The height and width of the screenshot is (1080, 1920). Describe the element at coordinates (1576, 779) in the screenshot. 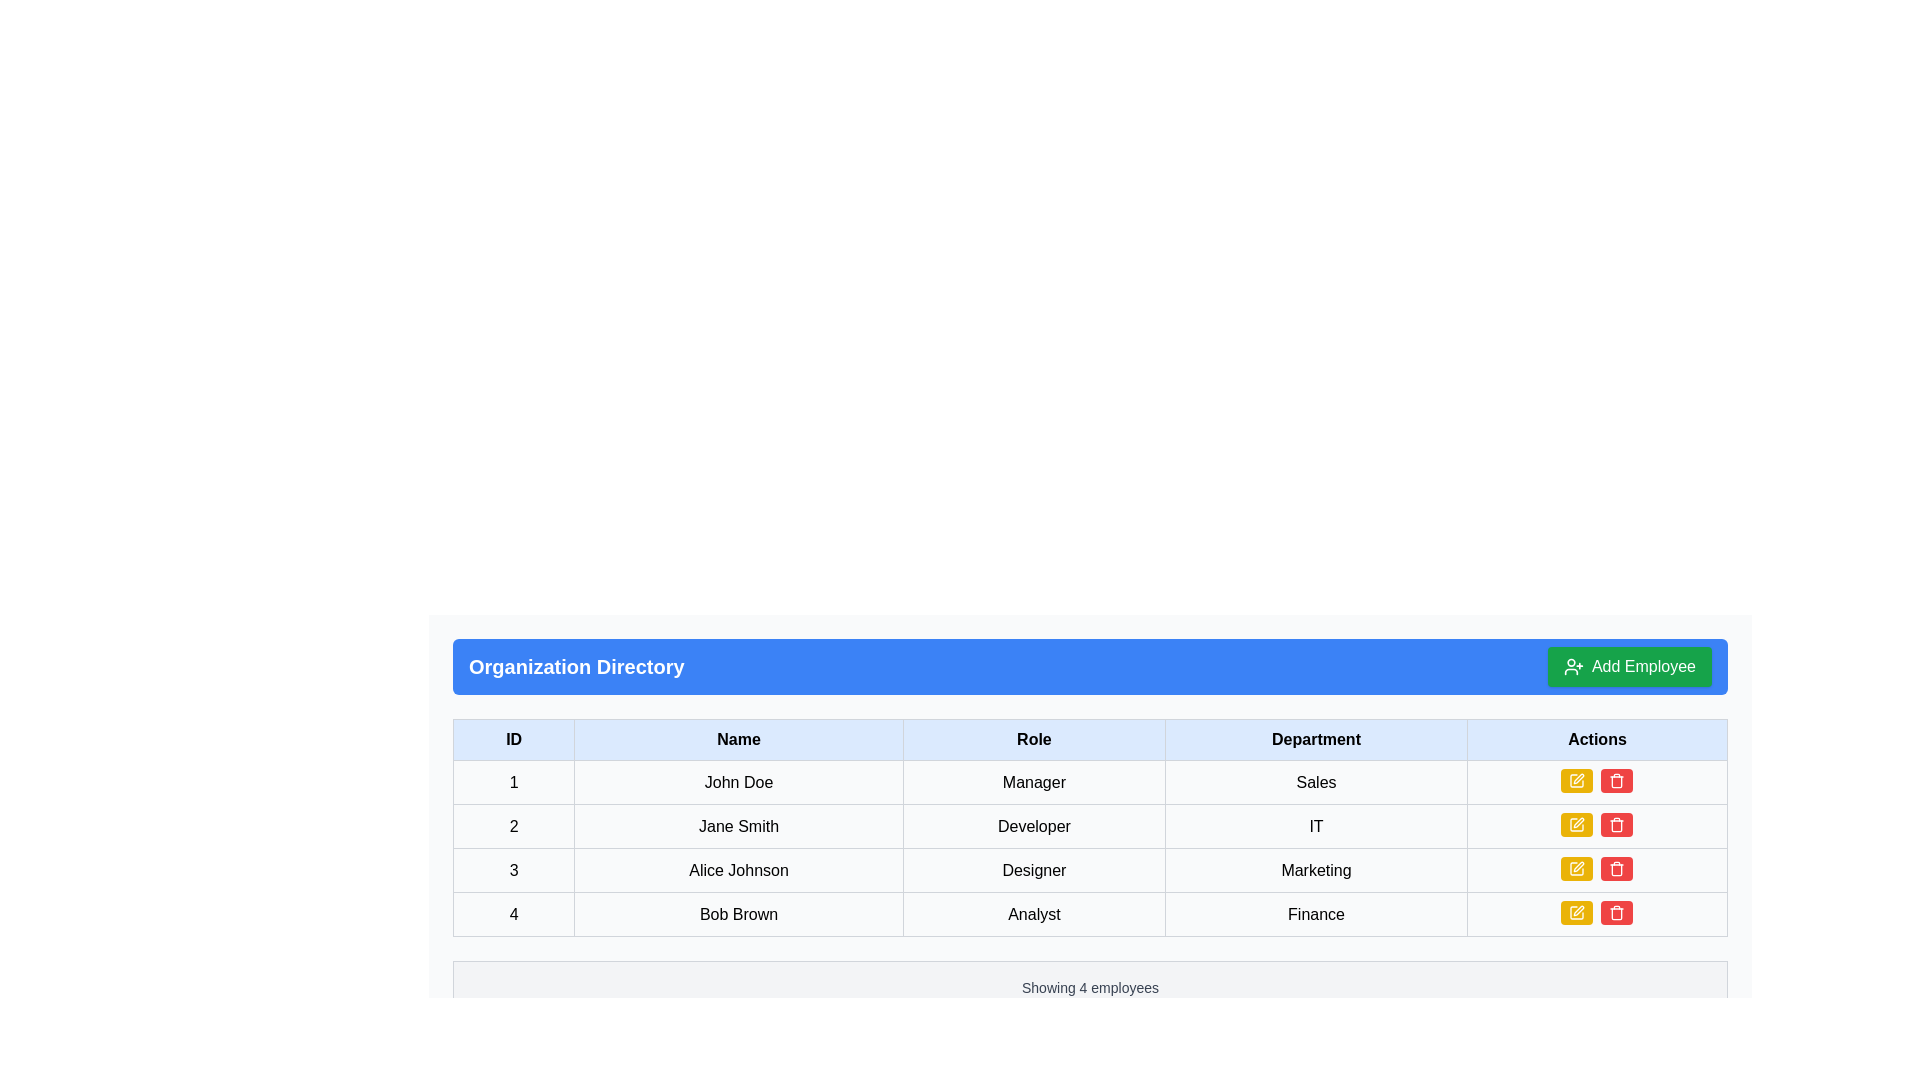

I see `the pen icon in the 'Actions' column of the last row (labeled as 'Bob Brown') in the data table to initiate an editing action` at that location.